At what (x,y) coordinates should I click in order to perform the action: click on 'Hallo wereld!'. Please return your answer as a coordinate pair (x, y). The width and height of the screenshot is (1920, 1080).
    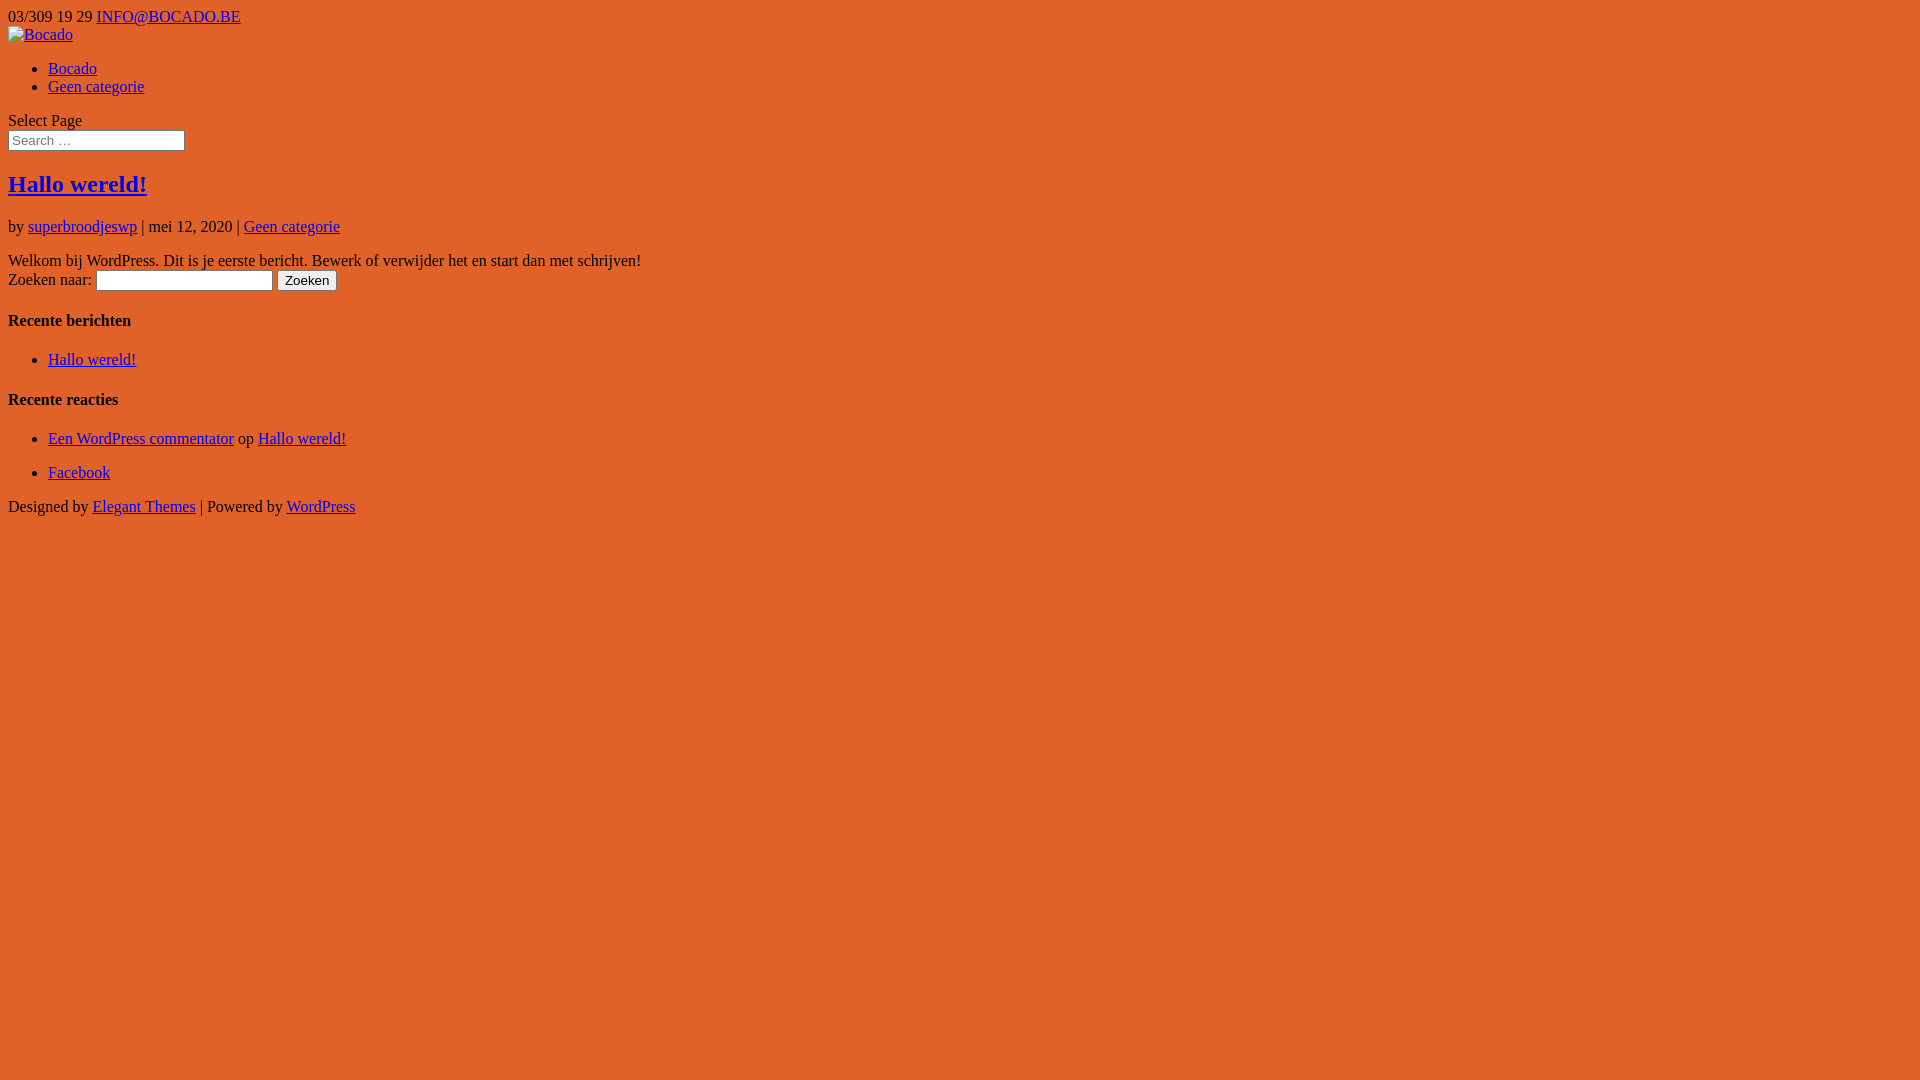
    Looking at the image, I should click on (301, 437).